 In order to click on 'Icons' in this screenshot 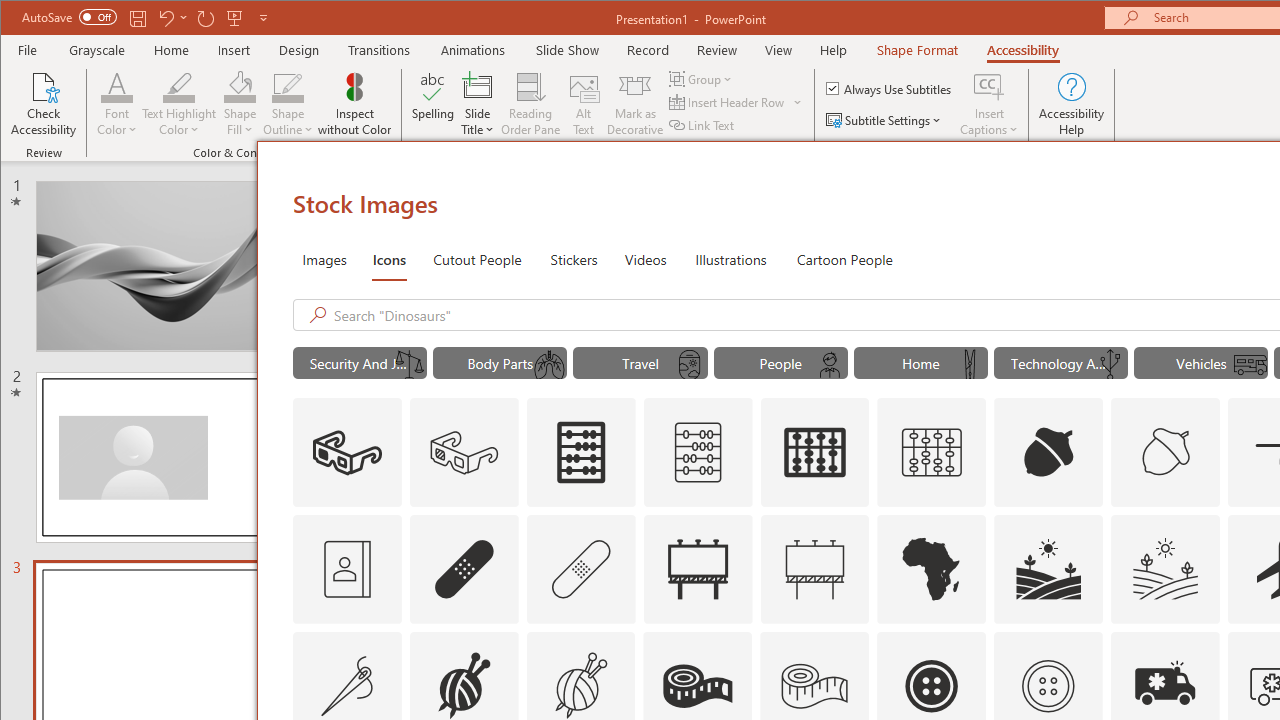, I will do `click(389, 257)`.